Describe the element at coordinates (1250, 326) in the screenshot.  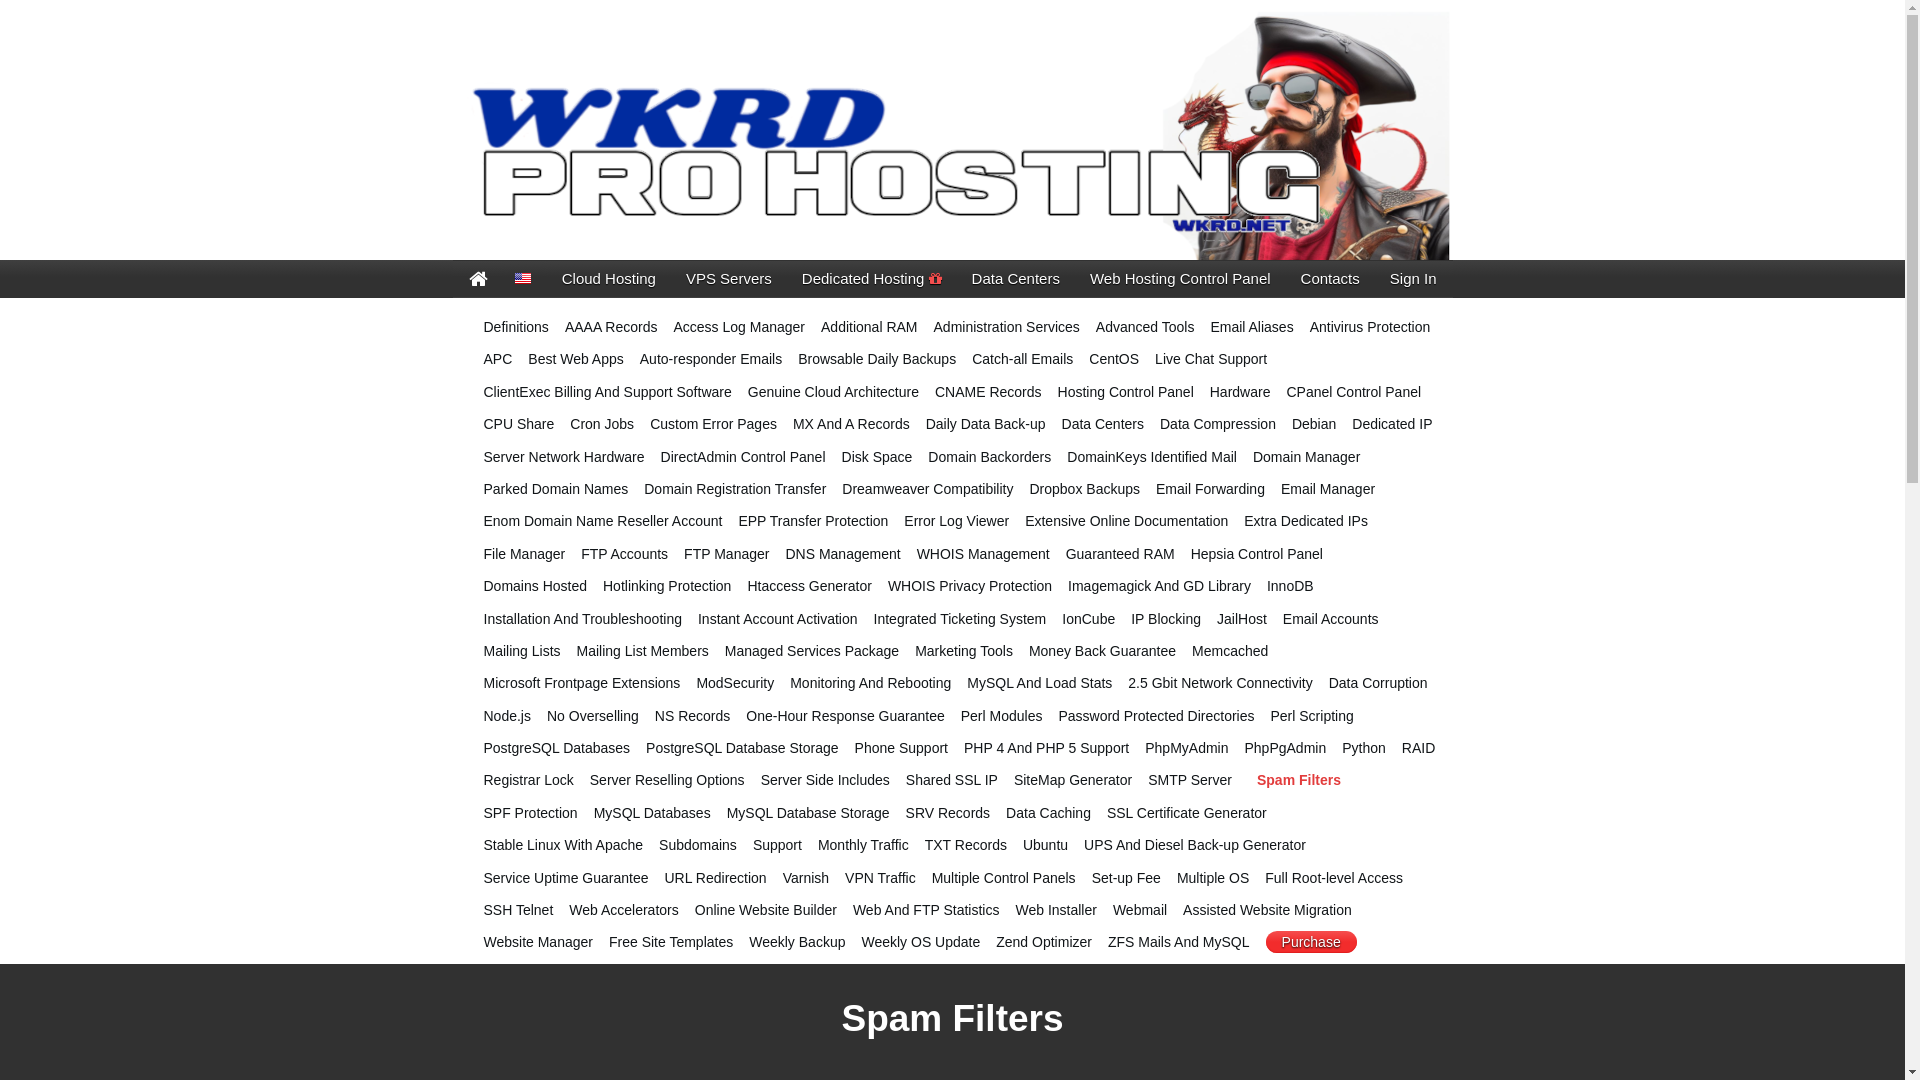
I see `'Email Aliases'` at that location.